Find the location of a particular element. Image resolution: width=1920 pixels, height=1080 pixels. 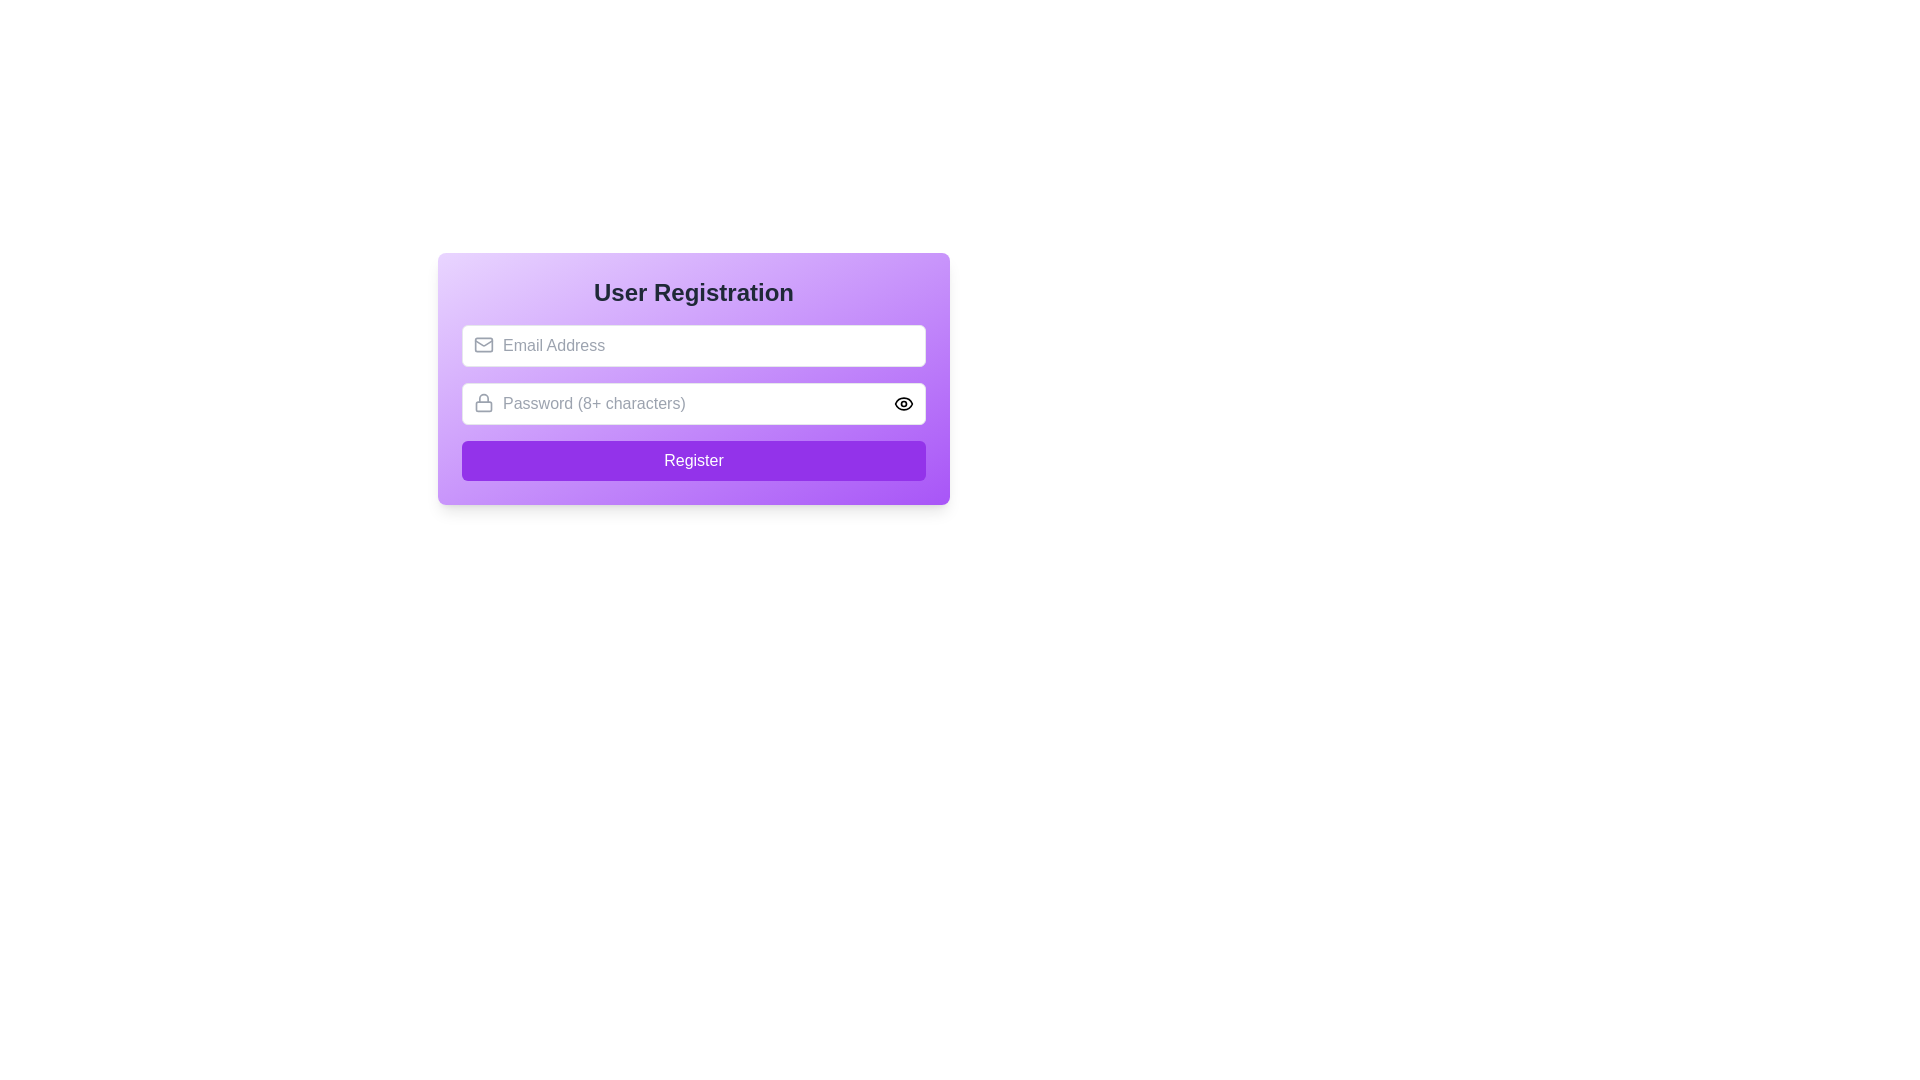

the decorative email icon background located at the start of the 'Email Address' input field is located at coordinates (484, 343).